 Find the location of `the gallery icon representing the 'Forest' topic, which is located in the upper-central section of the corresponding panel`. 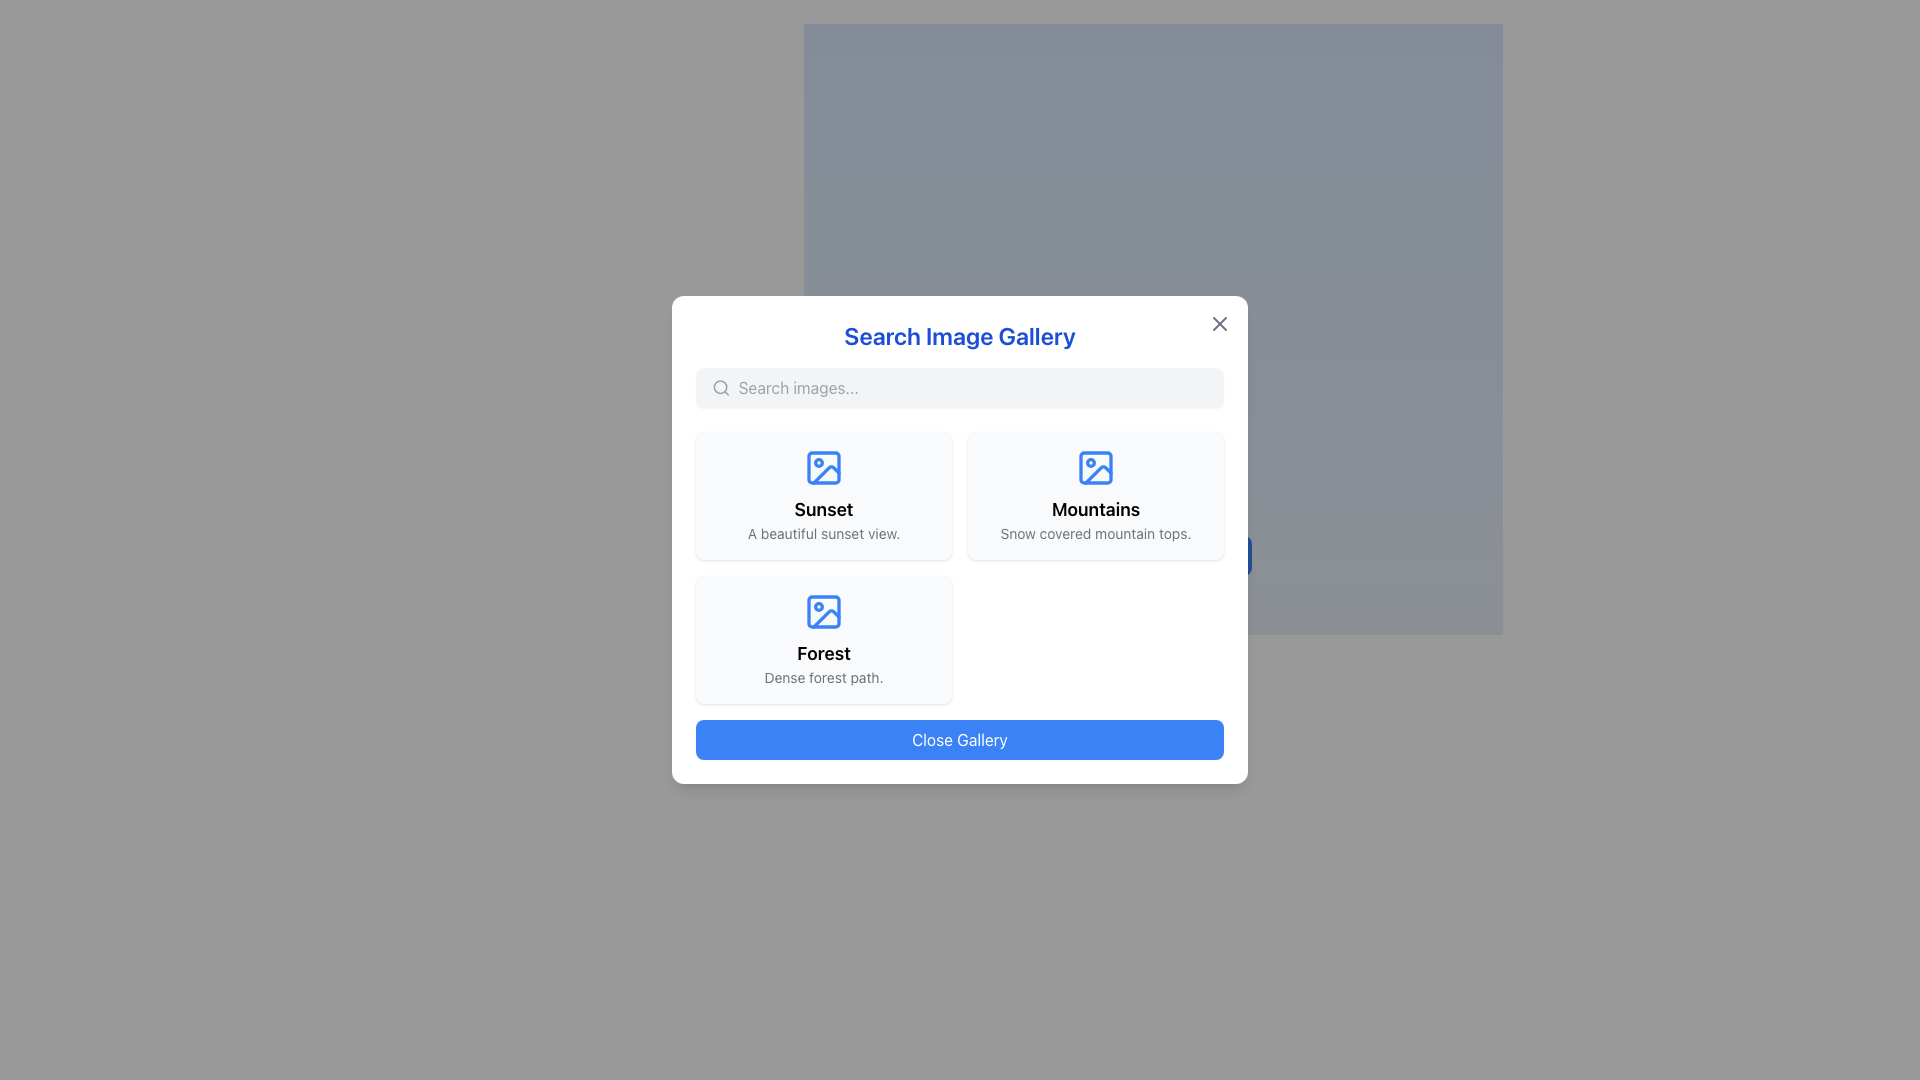

the gallery icon representing the 'Forest' topic, which is located in the upper-central section of the corresponding panel is located at coordinates (824, 611).